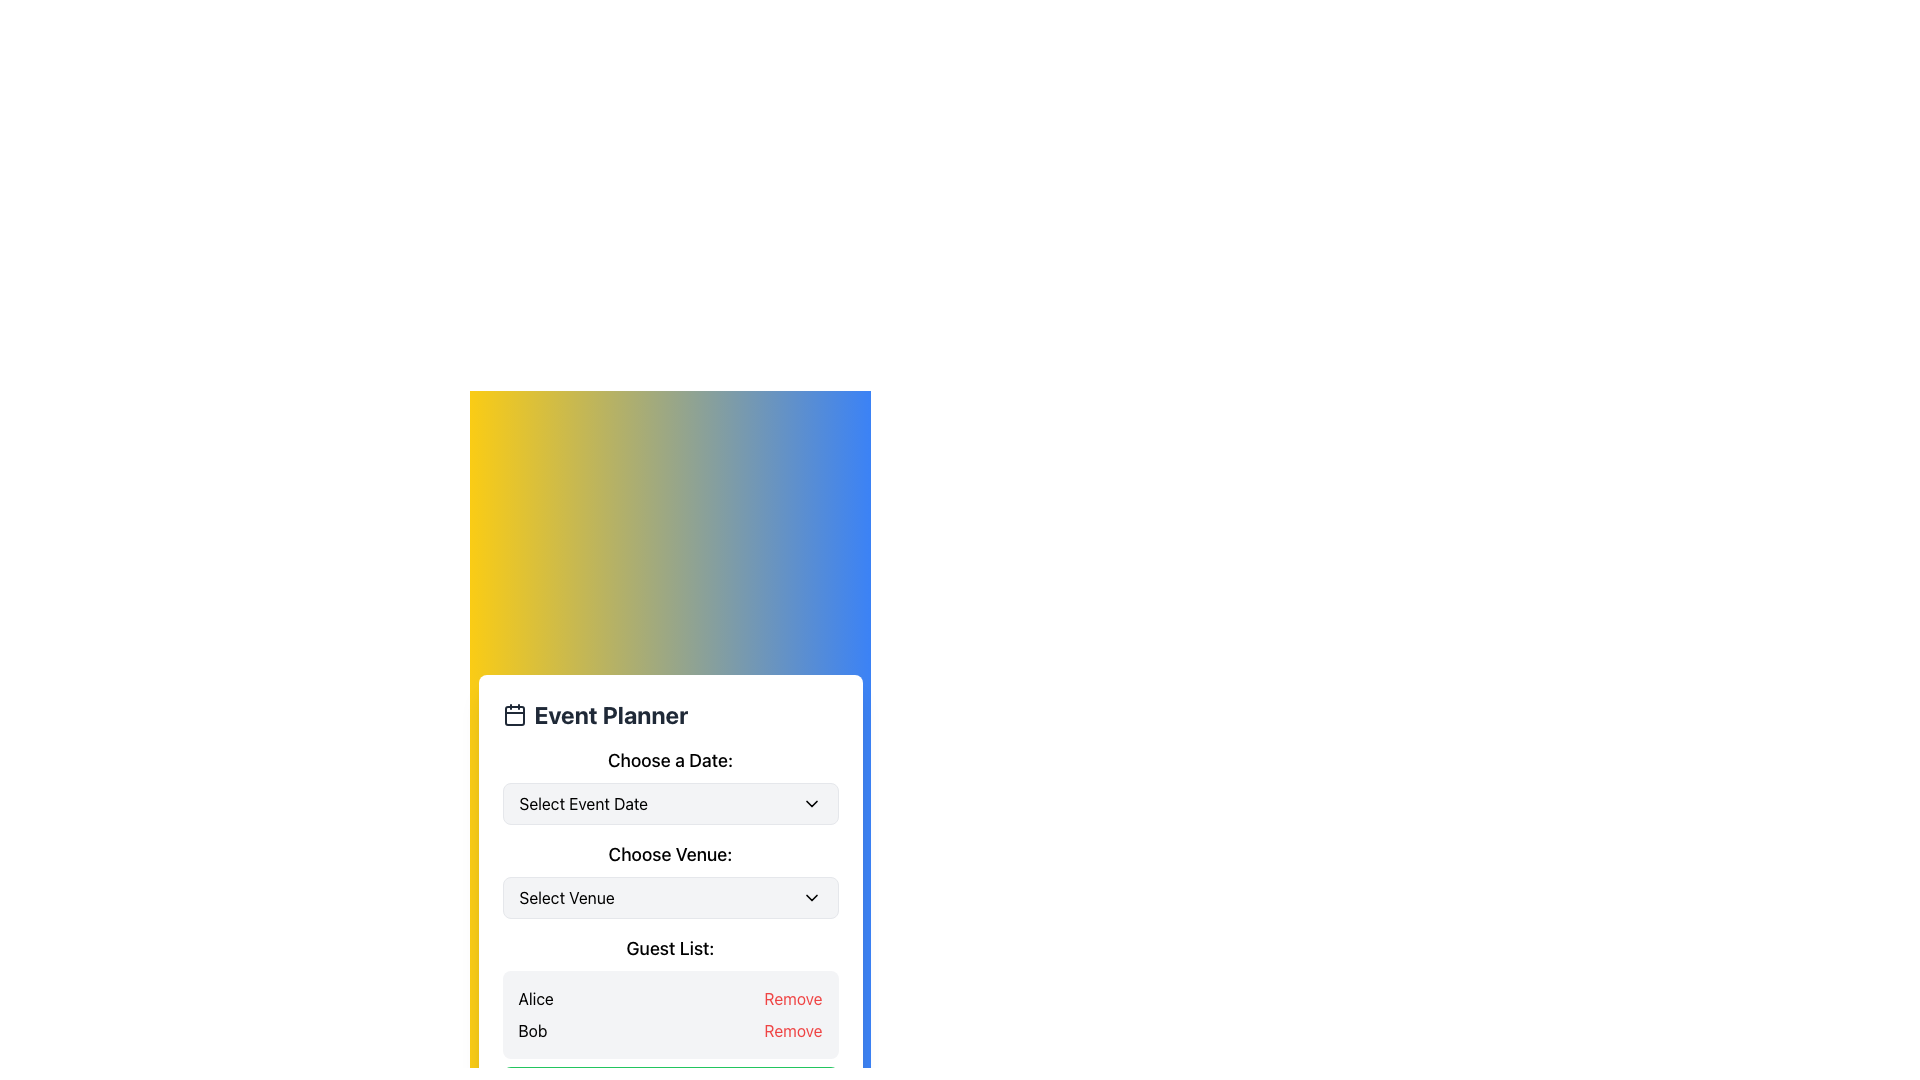 The width and height of the screenshot is (1920, 1080). Describe the element at coordinates (532, 1030) in the screenshot. I see `the text label displaying the guest's name 'Bob' in the 'Guest List:' under the 'Event Planner' panel` at that location.